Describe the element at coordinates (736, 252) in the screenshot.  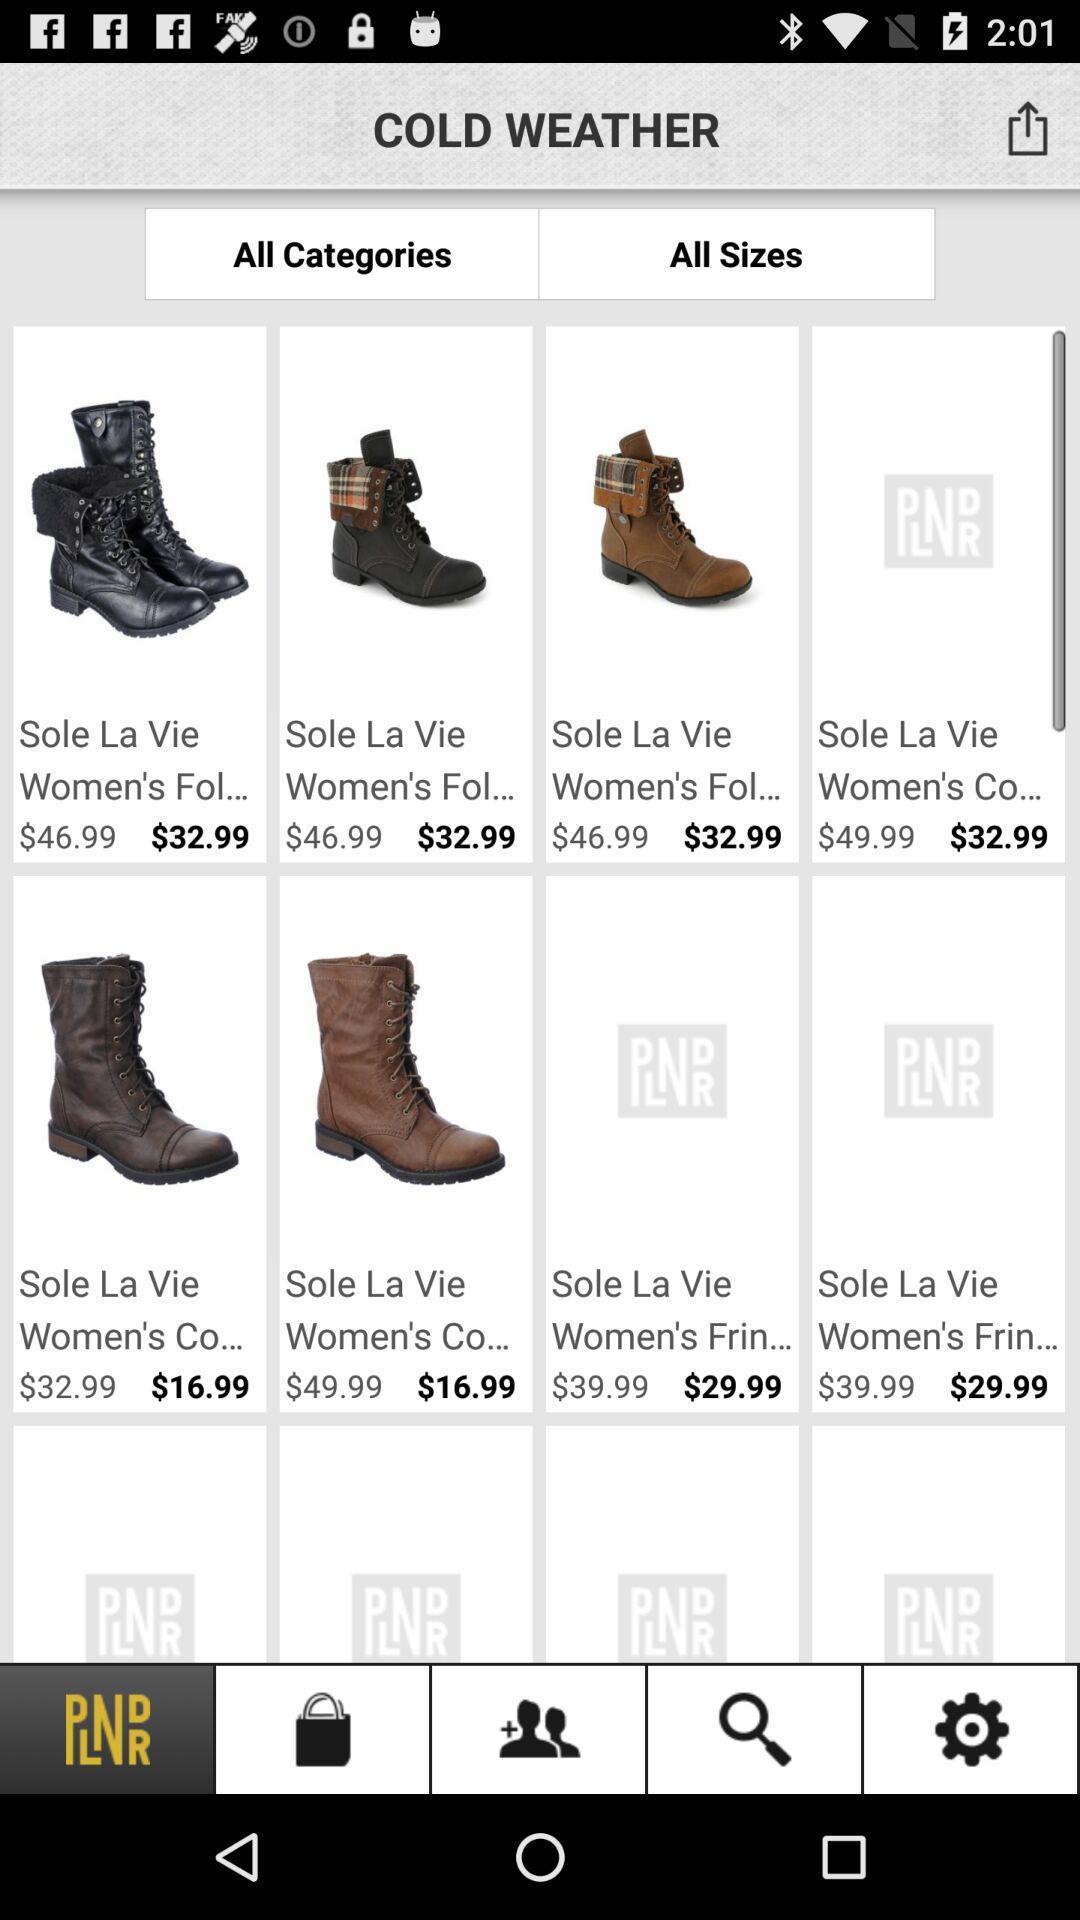
I see `the all sizes icon` at that location.